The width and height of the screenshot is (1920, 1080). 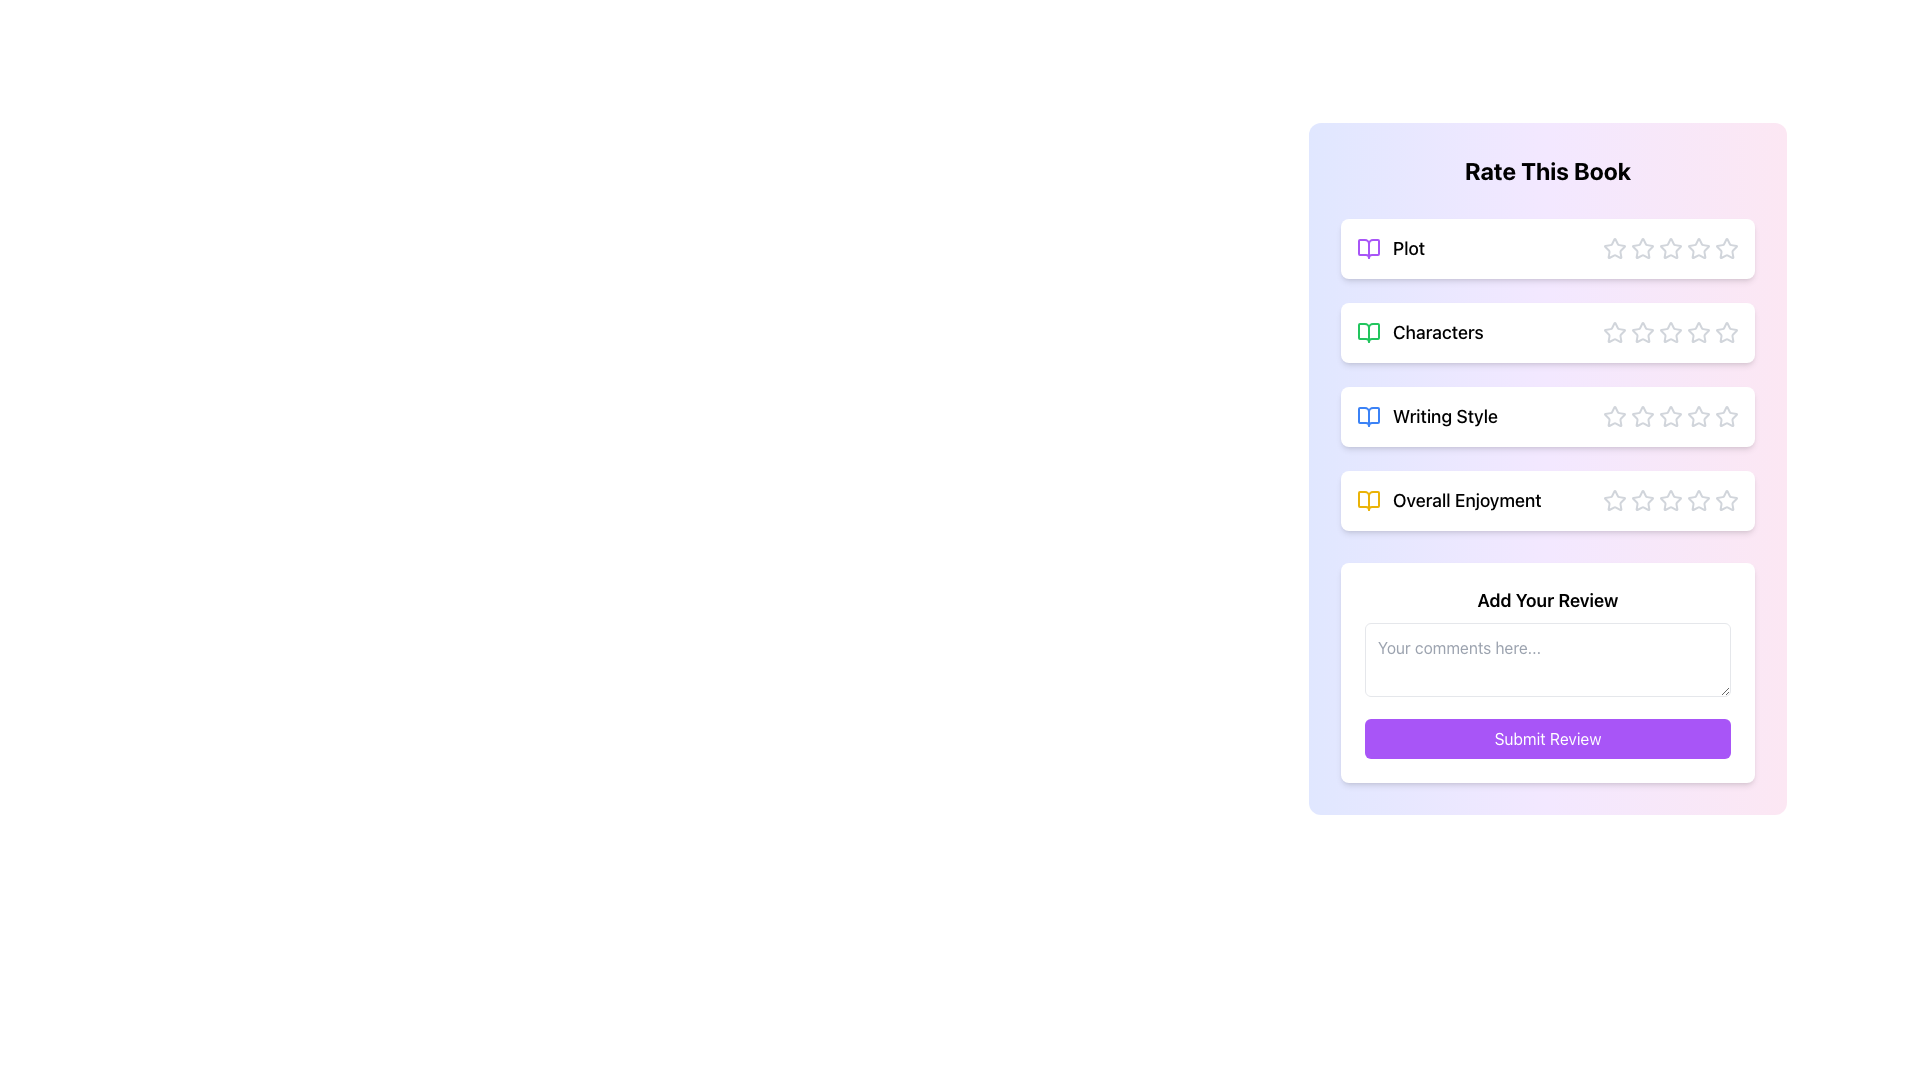 What do you see at coordinates (1367, 500) in the screenshot?
I see `the yellow-colored open book icon in the 'Overall Enjoyment' section, located at the top left corner beside its label` at bounding box center [1367, 500].